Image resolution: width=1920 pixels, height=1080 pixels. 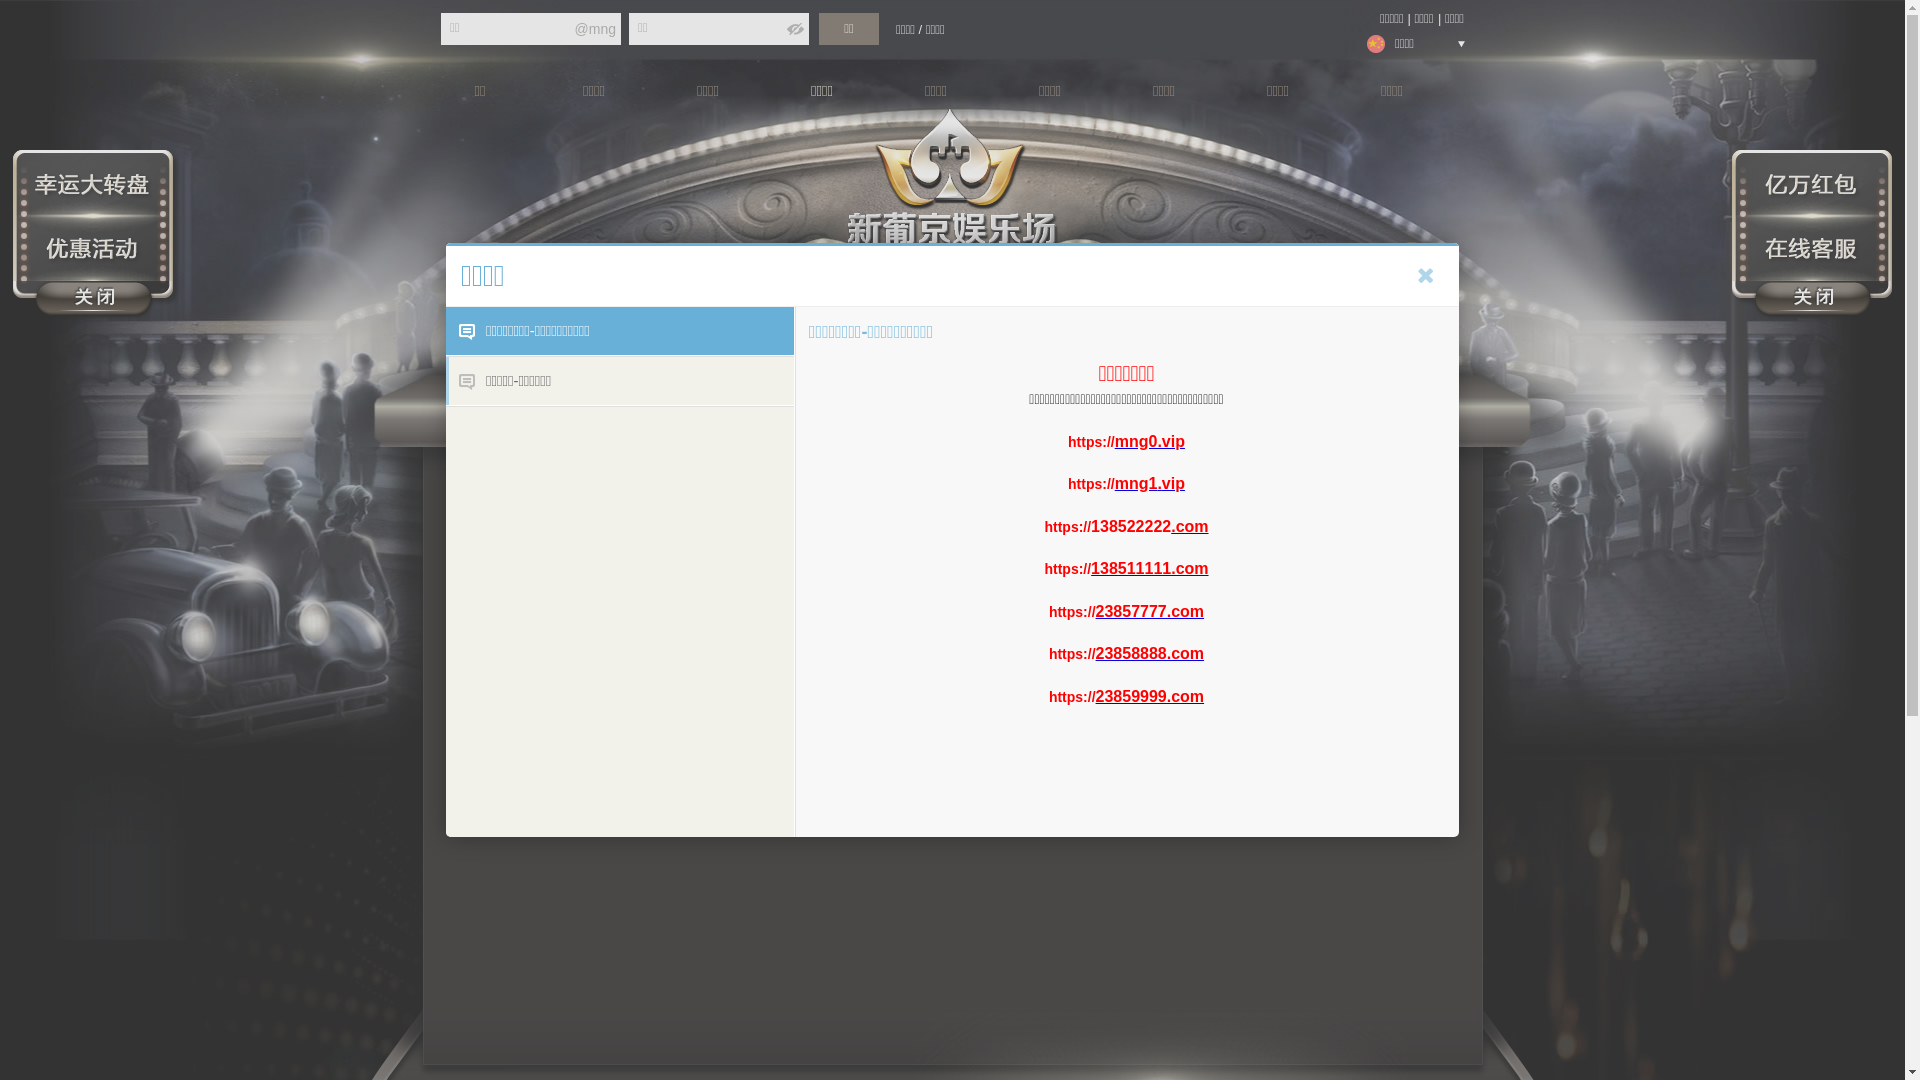 I want to click on '23859999.com', so click(x=1150, y=695).